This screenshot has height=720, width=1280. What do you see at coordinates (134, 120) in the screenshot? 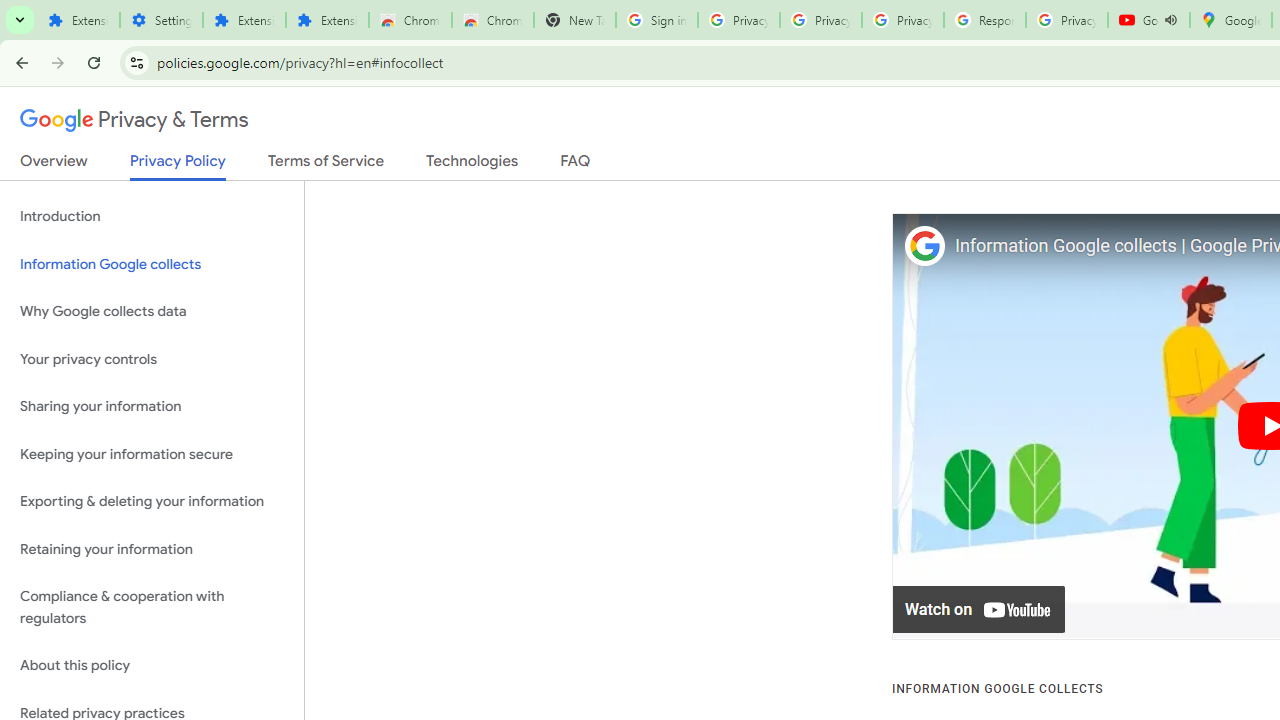
I see `'Privacy & Terms'` at bounding box center [134, 120].